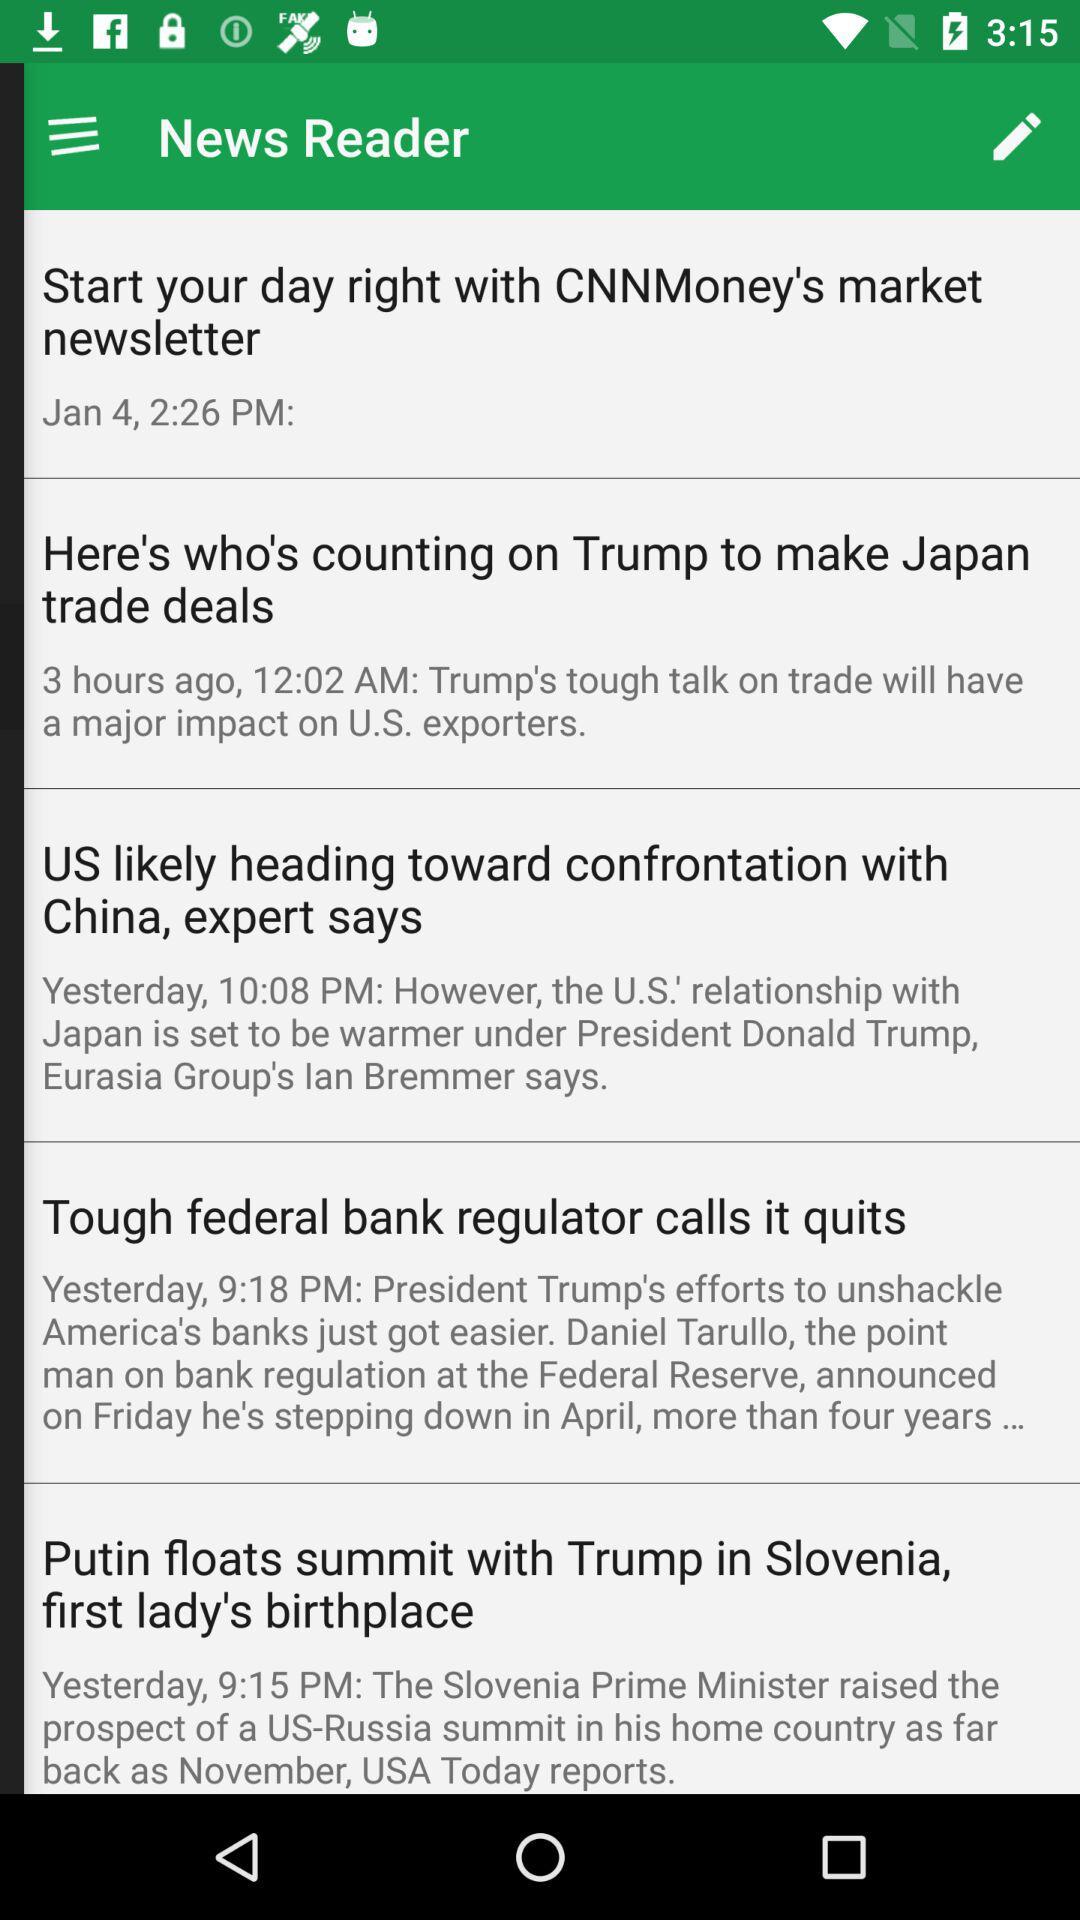 Image resolution: width=1080 pixels, height=1920 pixels. What do you see at coordinates (1017, 135) in the screenshot?
I see `the item at the top right corner` at bounding box center [1017, 135].